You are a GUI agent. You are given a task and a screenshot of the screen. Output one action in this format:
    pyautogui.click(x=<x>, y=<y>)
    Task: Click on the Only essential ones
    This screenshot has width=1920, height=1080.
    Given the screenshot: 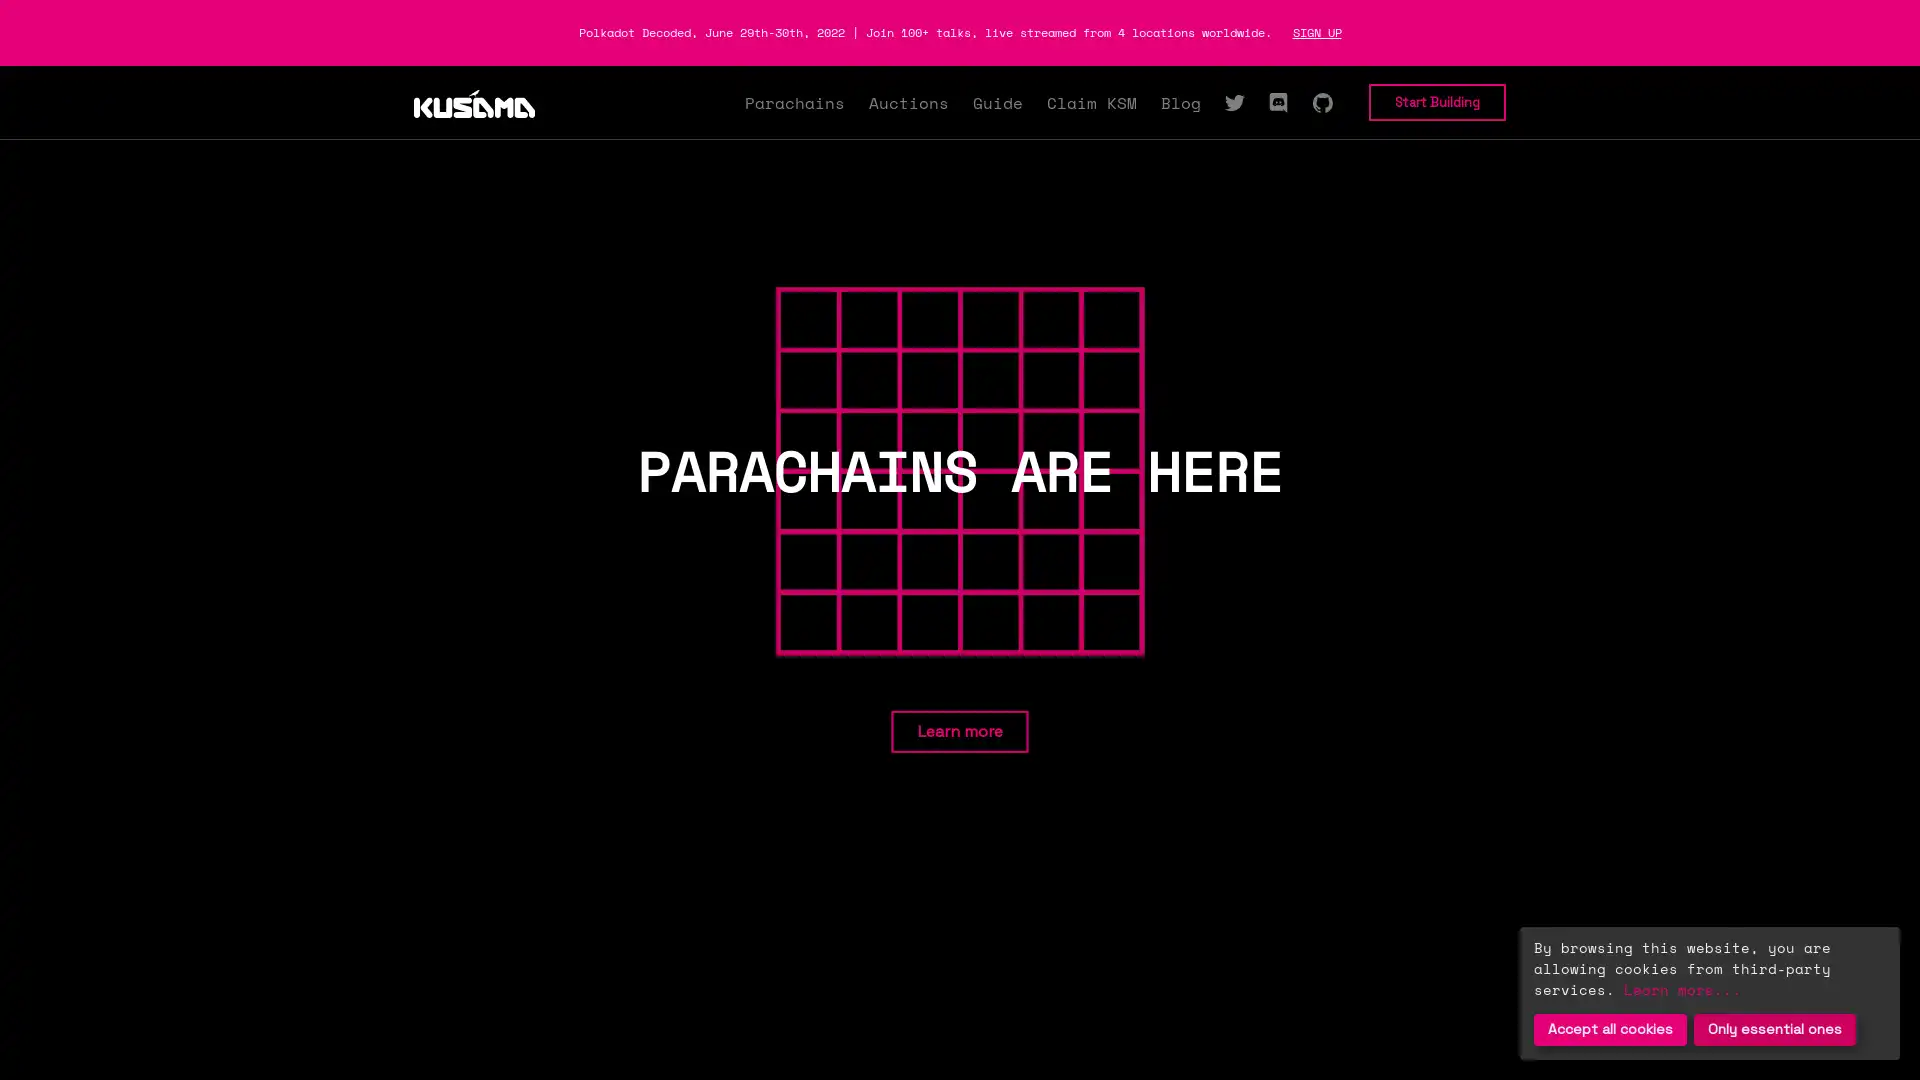 What is the action you would take?
    pyautogui.click(x=1775, y=1029)
    